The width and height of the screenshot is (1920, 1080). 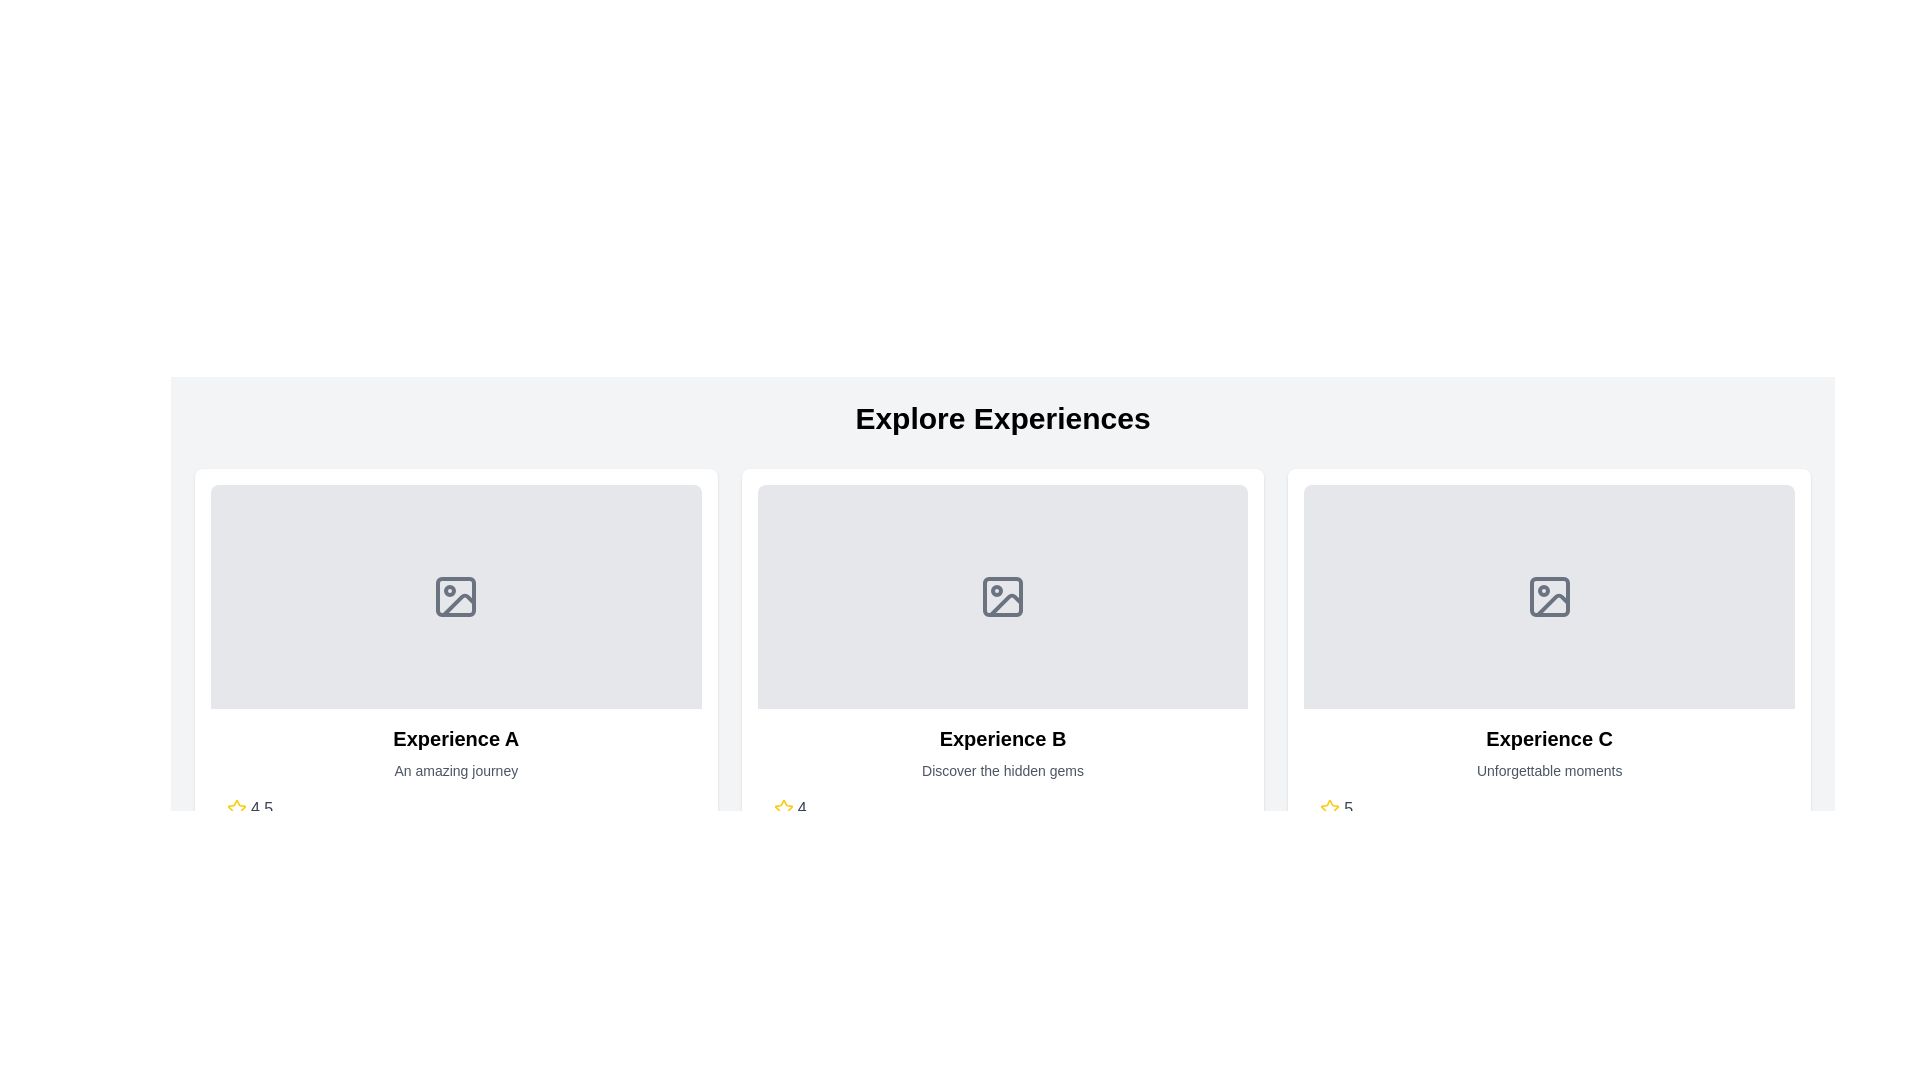 What do you see at coordinates (236, 808) in the screenshot?
I see `the first star icon representing the rating of '4.5' in the star-based rating system for 'Experience A'` at bounding box center [236, 808].